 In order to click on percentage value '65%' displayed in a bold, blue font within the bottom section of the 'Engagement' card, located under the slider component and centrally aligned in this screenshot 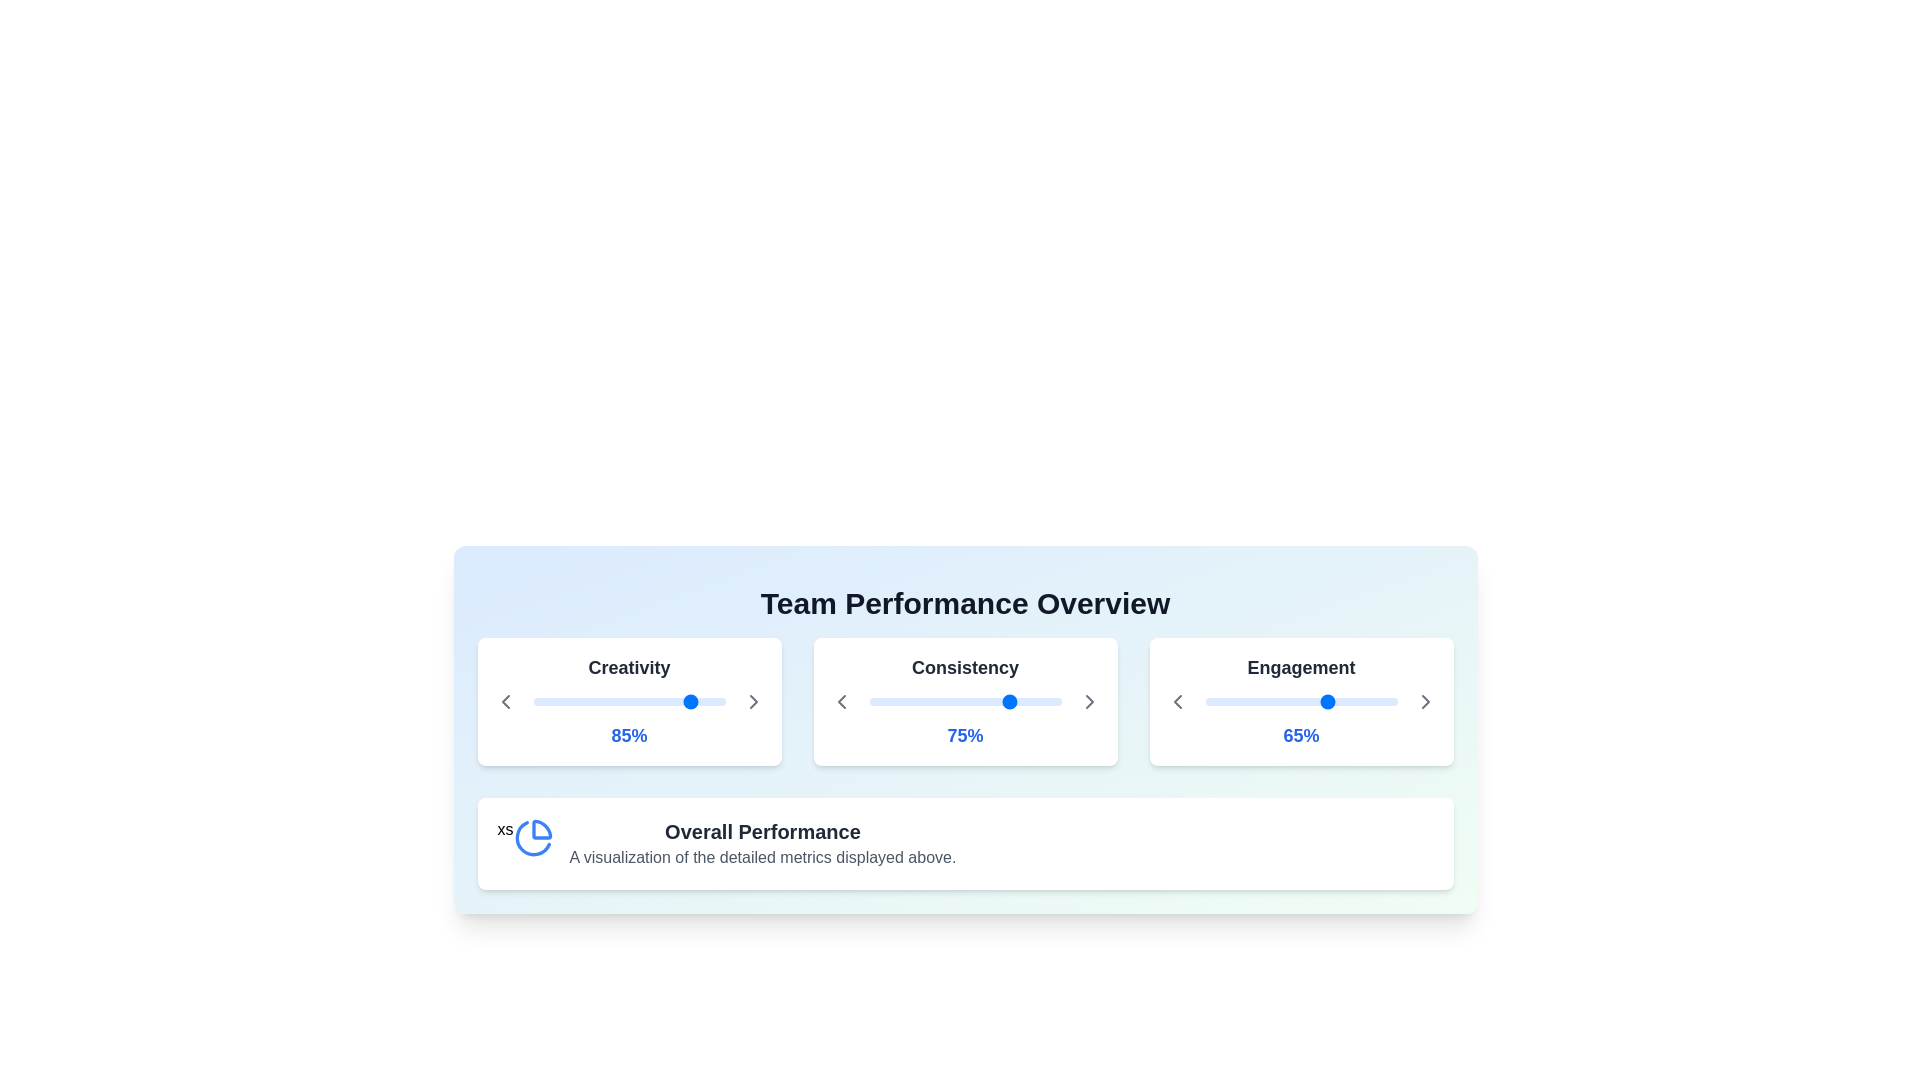, I will do `click(1301, 736)`.